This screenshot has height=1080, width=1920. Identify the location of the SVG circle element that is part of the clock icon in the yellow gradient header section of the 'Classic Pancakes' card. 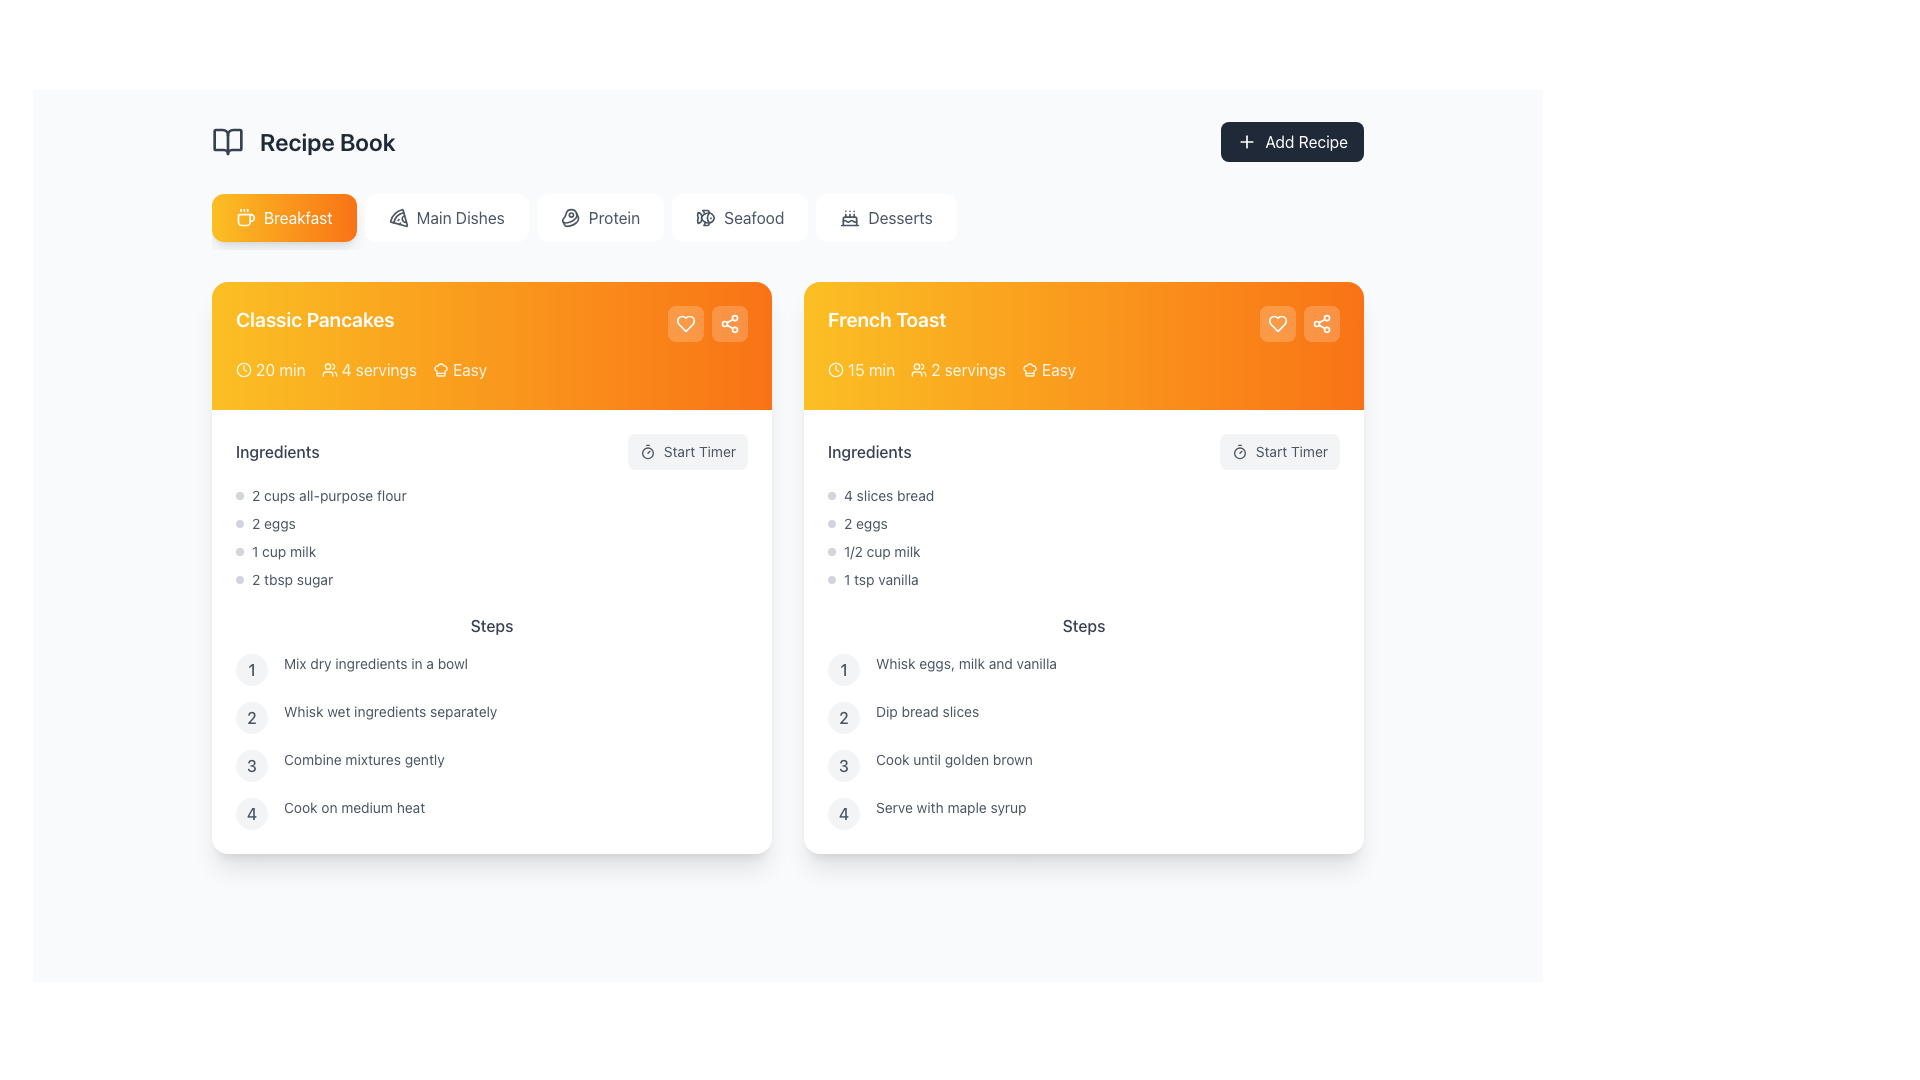
(243, 370).